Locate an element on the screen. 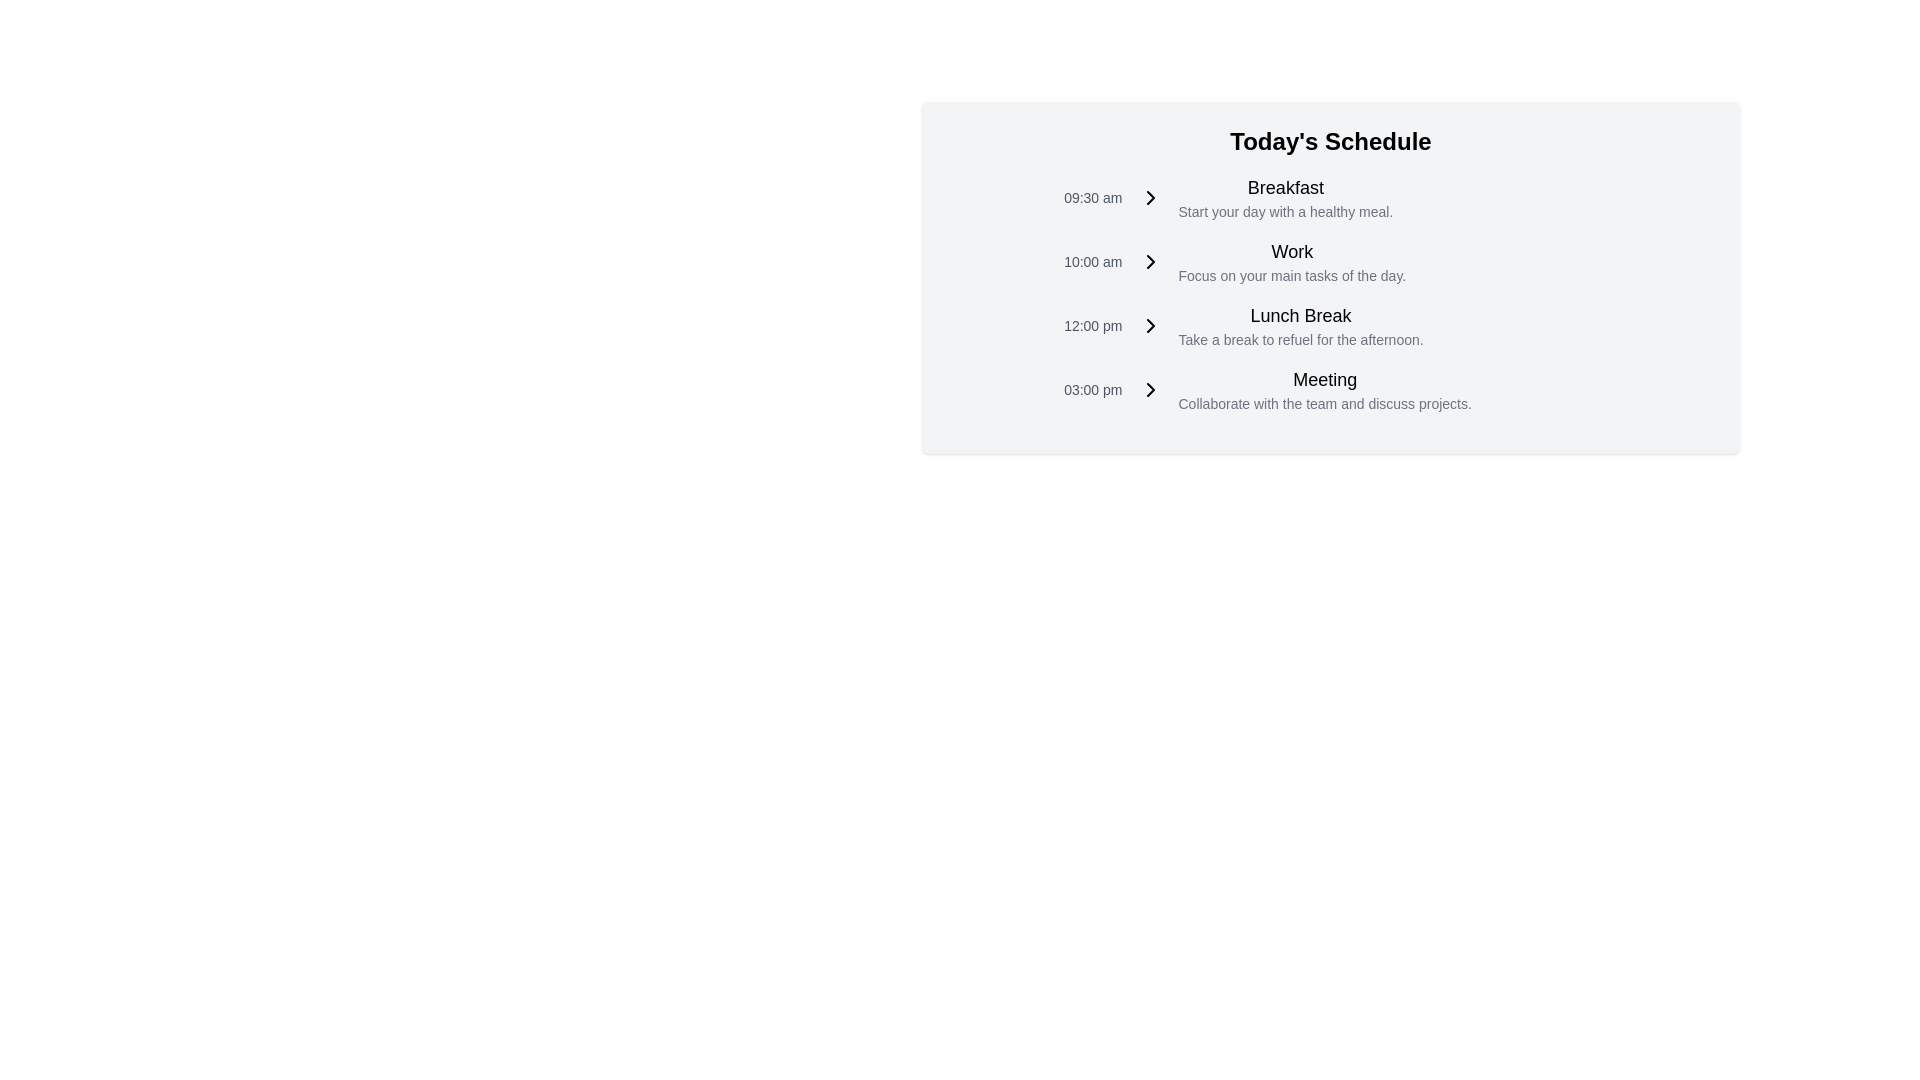 Image resolution: width=1920 pixels, height=1080 pixels. the chevron icon located directly to the right of the '03:00 pm' label in the schedule listing is located at coordinates (1150, 389).